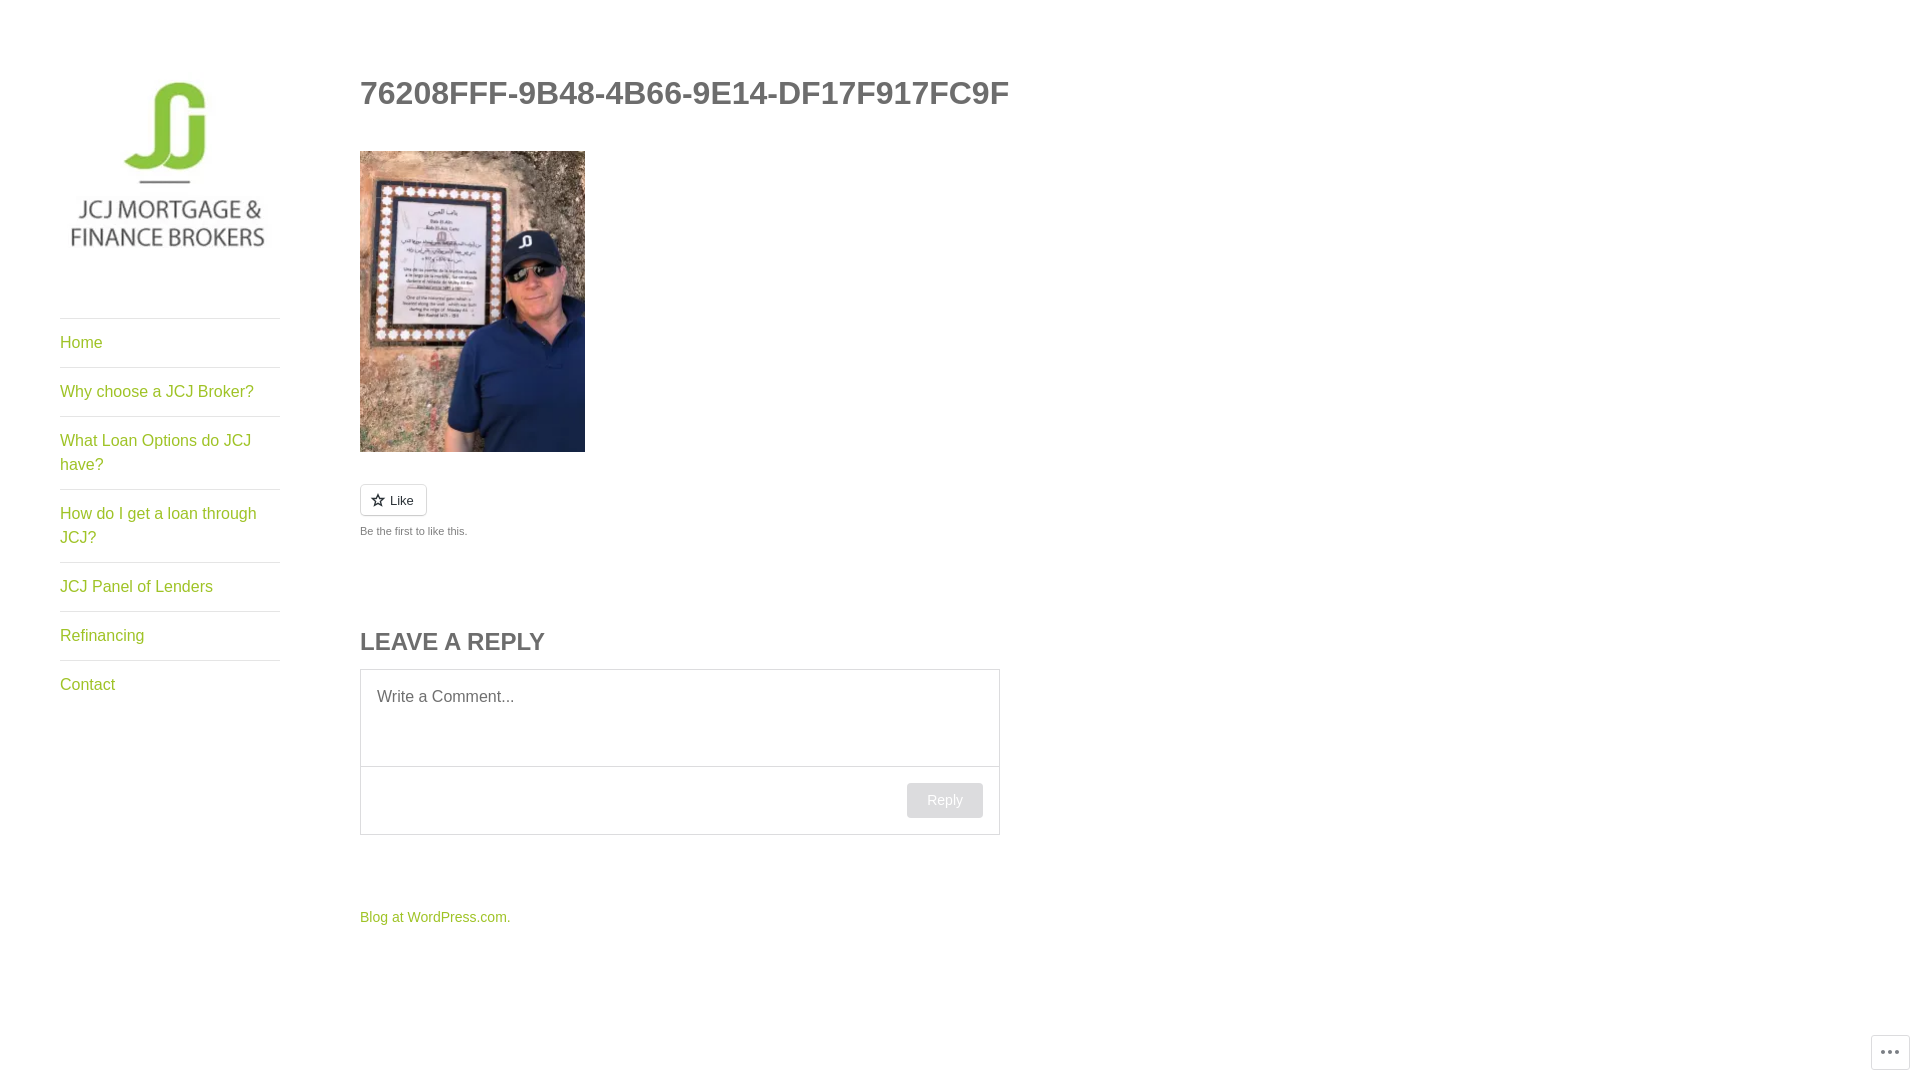  Describe the element at coordinates (944, 799) in the screenshot. I see `'Reply'` at that location.